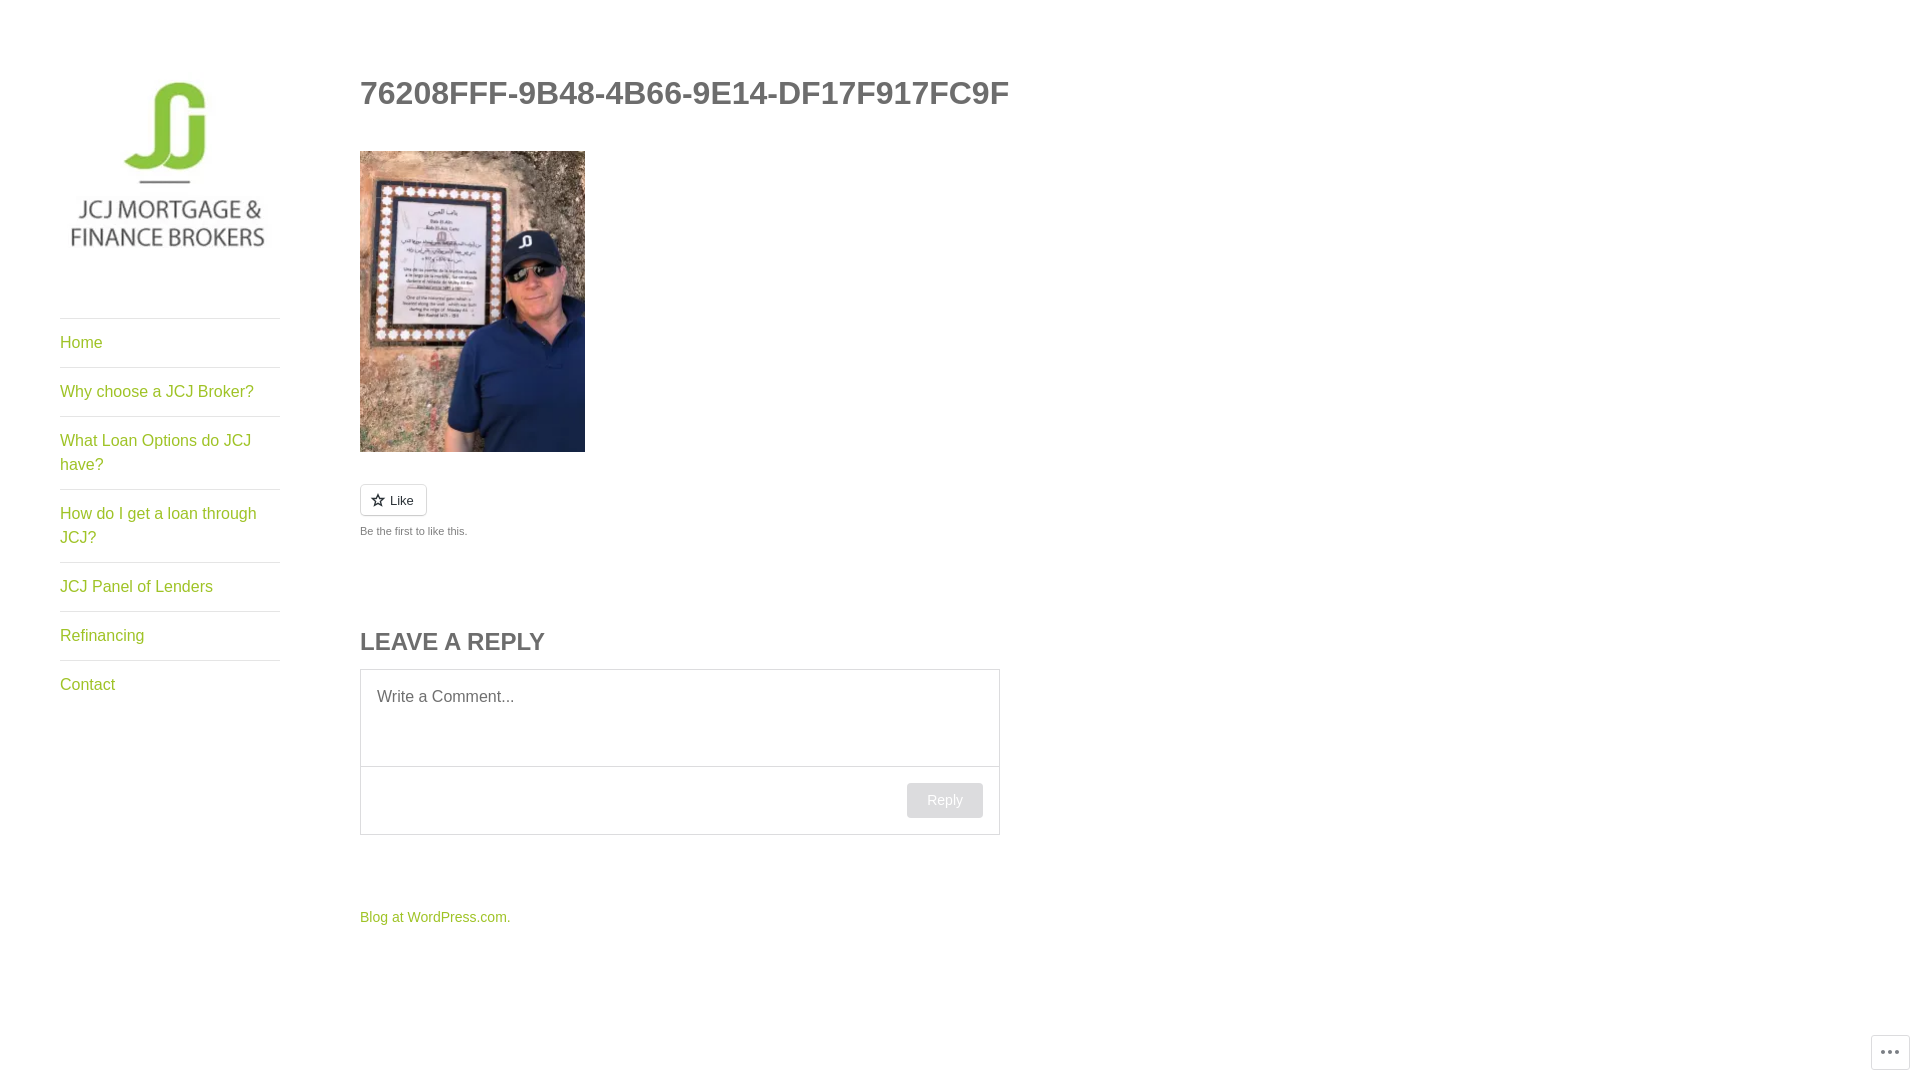  Describe the element at coordinates (944, 799) in the screenshot. I see `'Reply'` at that location.